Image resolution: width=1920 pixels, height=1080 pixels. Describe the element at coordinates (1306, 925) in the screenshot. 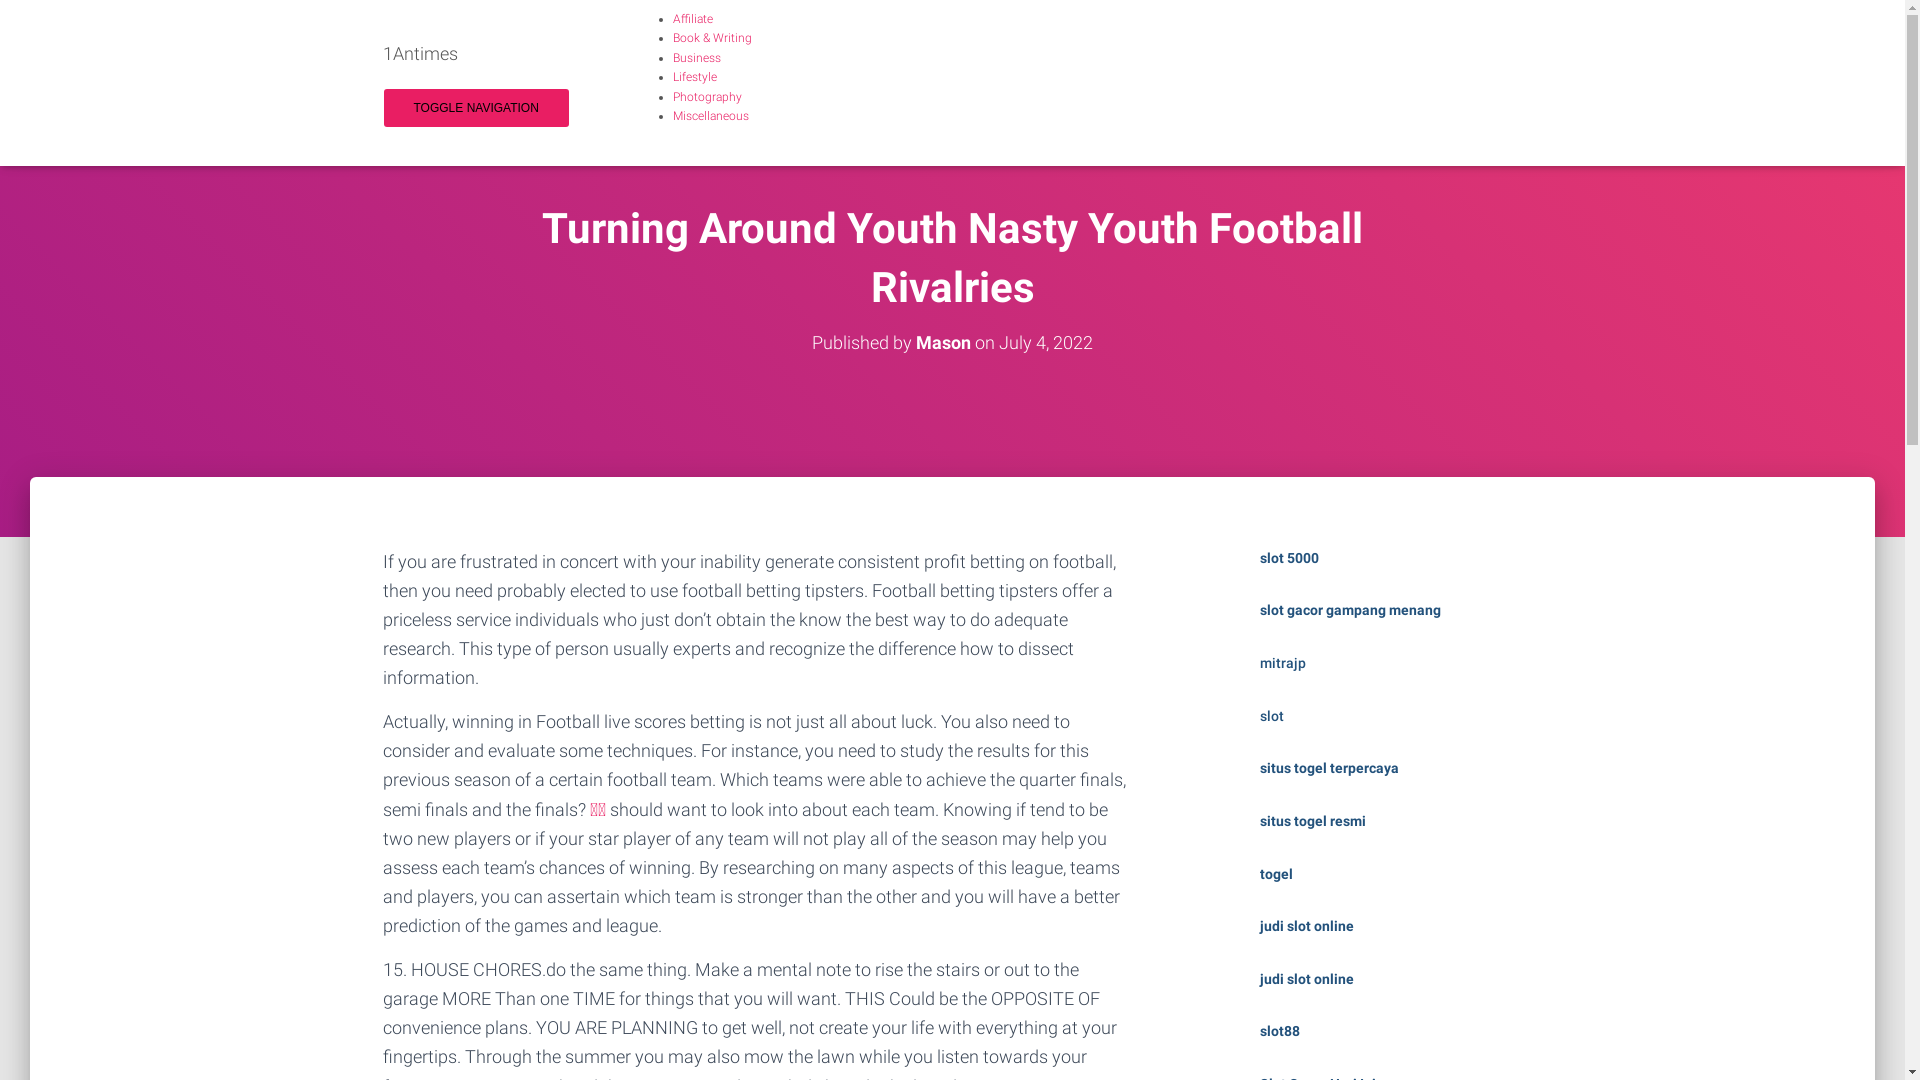

I see `'judi slot online'` at that location.